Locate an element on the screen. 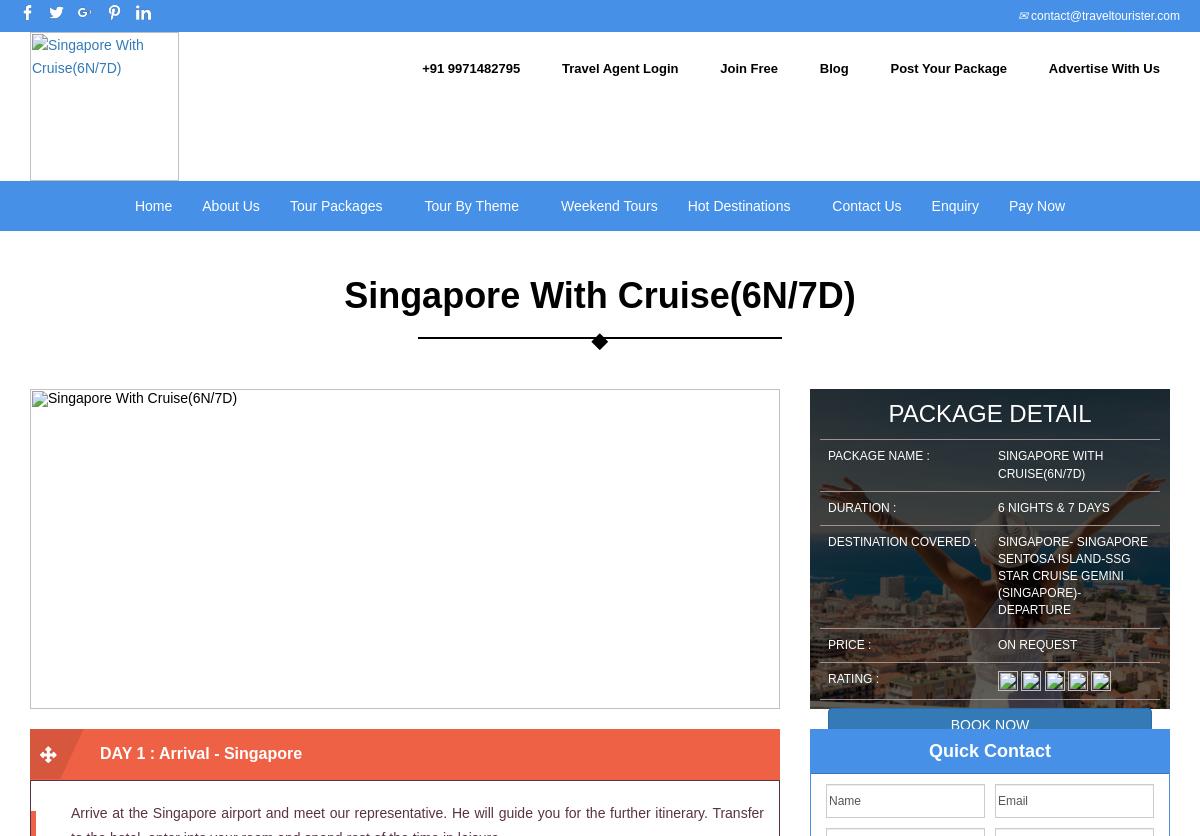 The image size is (1200, 836). 'Quick Contact' is located at coordinates (989, 749).